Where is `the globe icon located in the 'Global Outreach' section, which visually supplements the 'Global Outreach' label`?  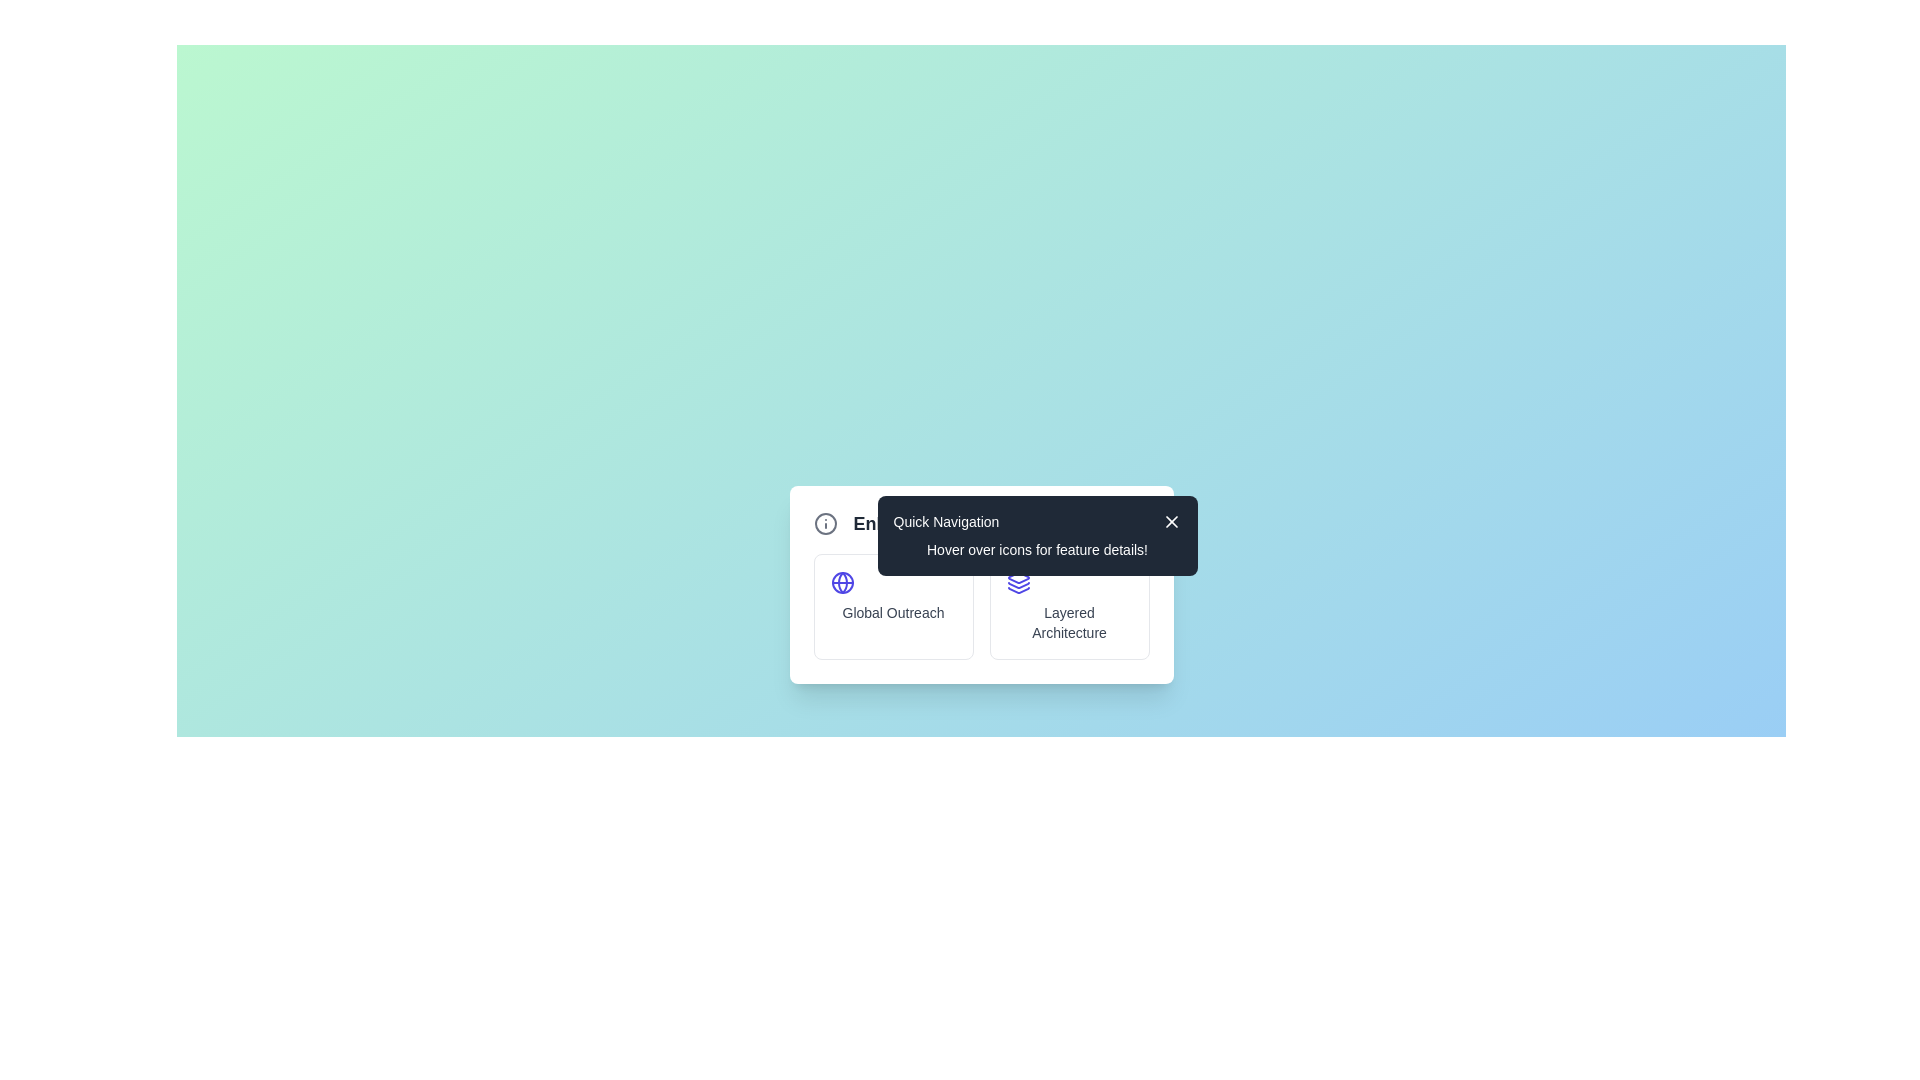
the globe icon located in the 'Global Outreach' section, which visually supplements the 'Global Outreach' label is located at coordinates (842, 582).